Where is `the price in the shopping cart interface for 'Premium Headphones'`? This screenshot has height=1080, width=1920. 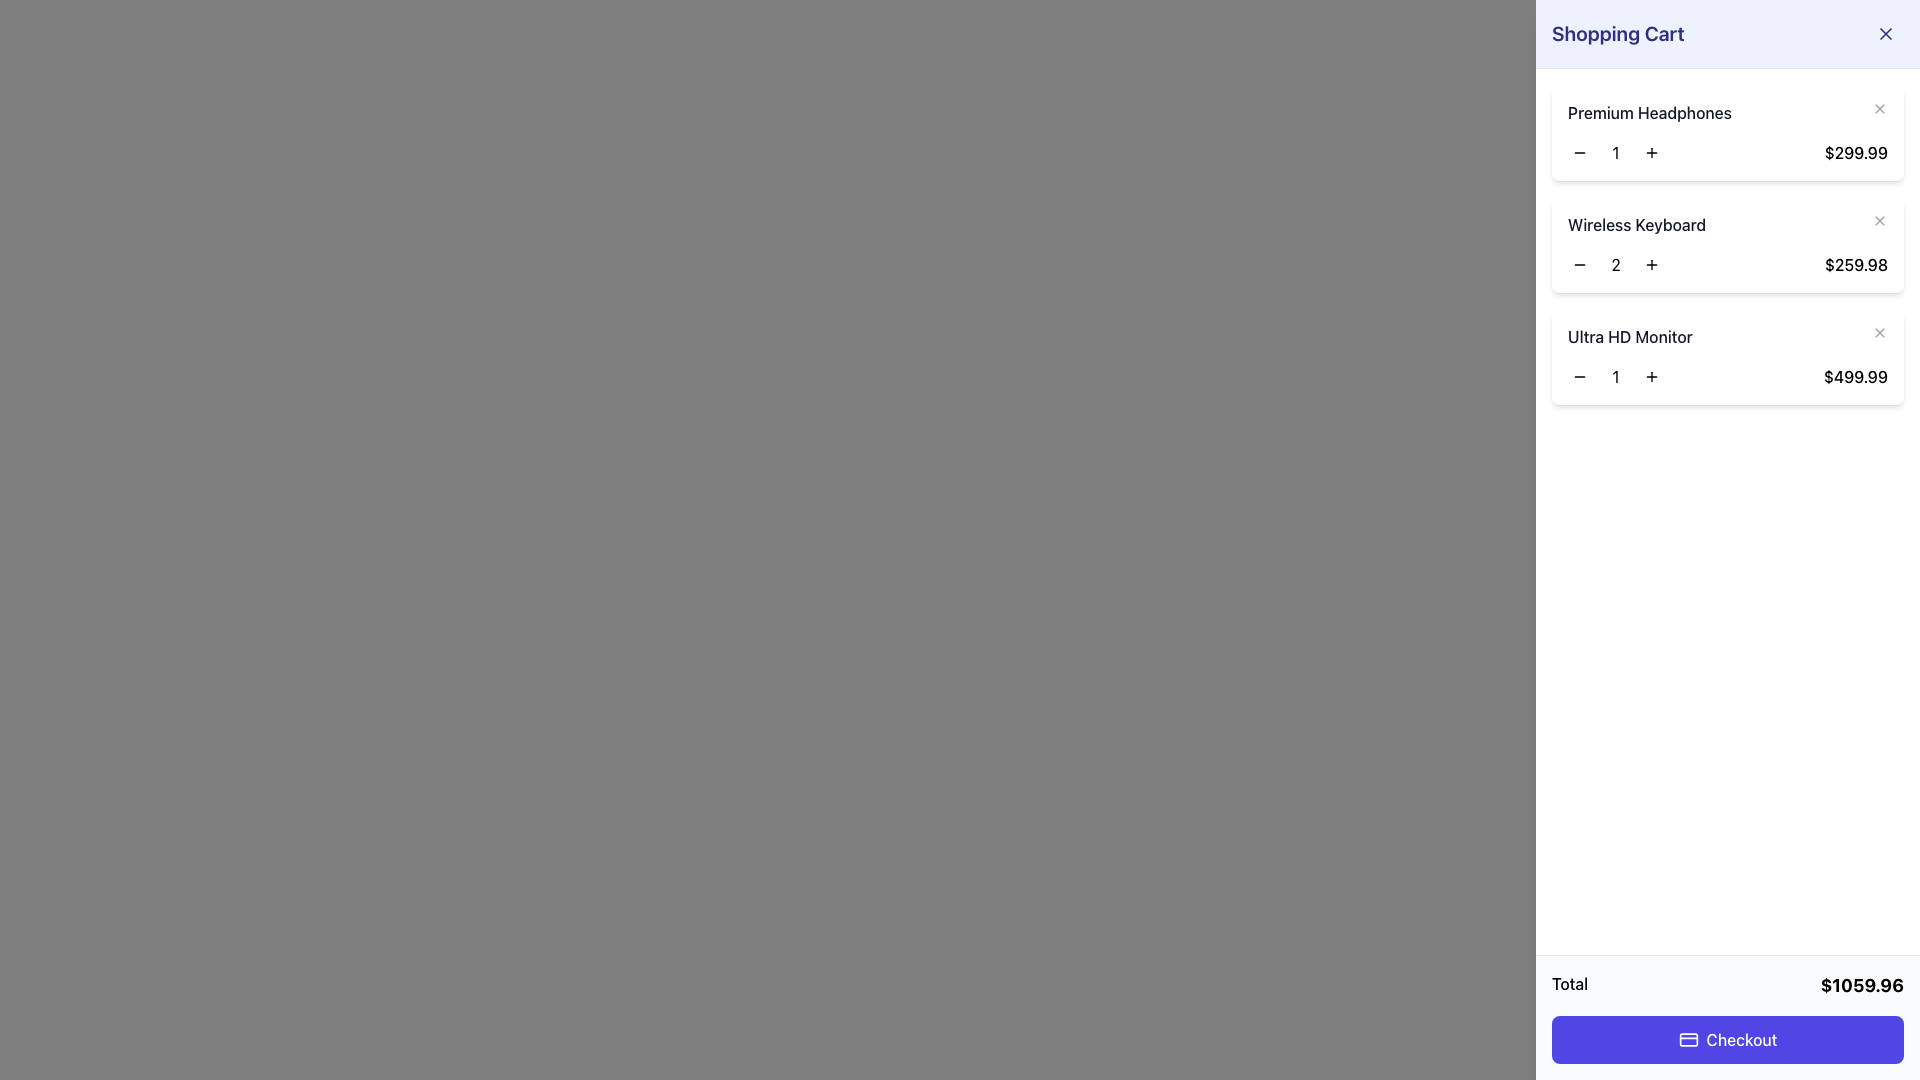
the price in the shopping cart interface for 'Premium Headphones' is located at coordinates (1727, 152).